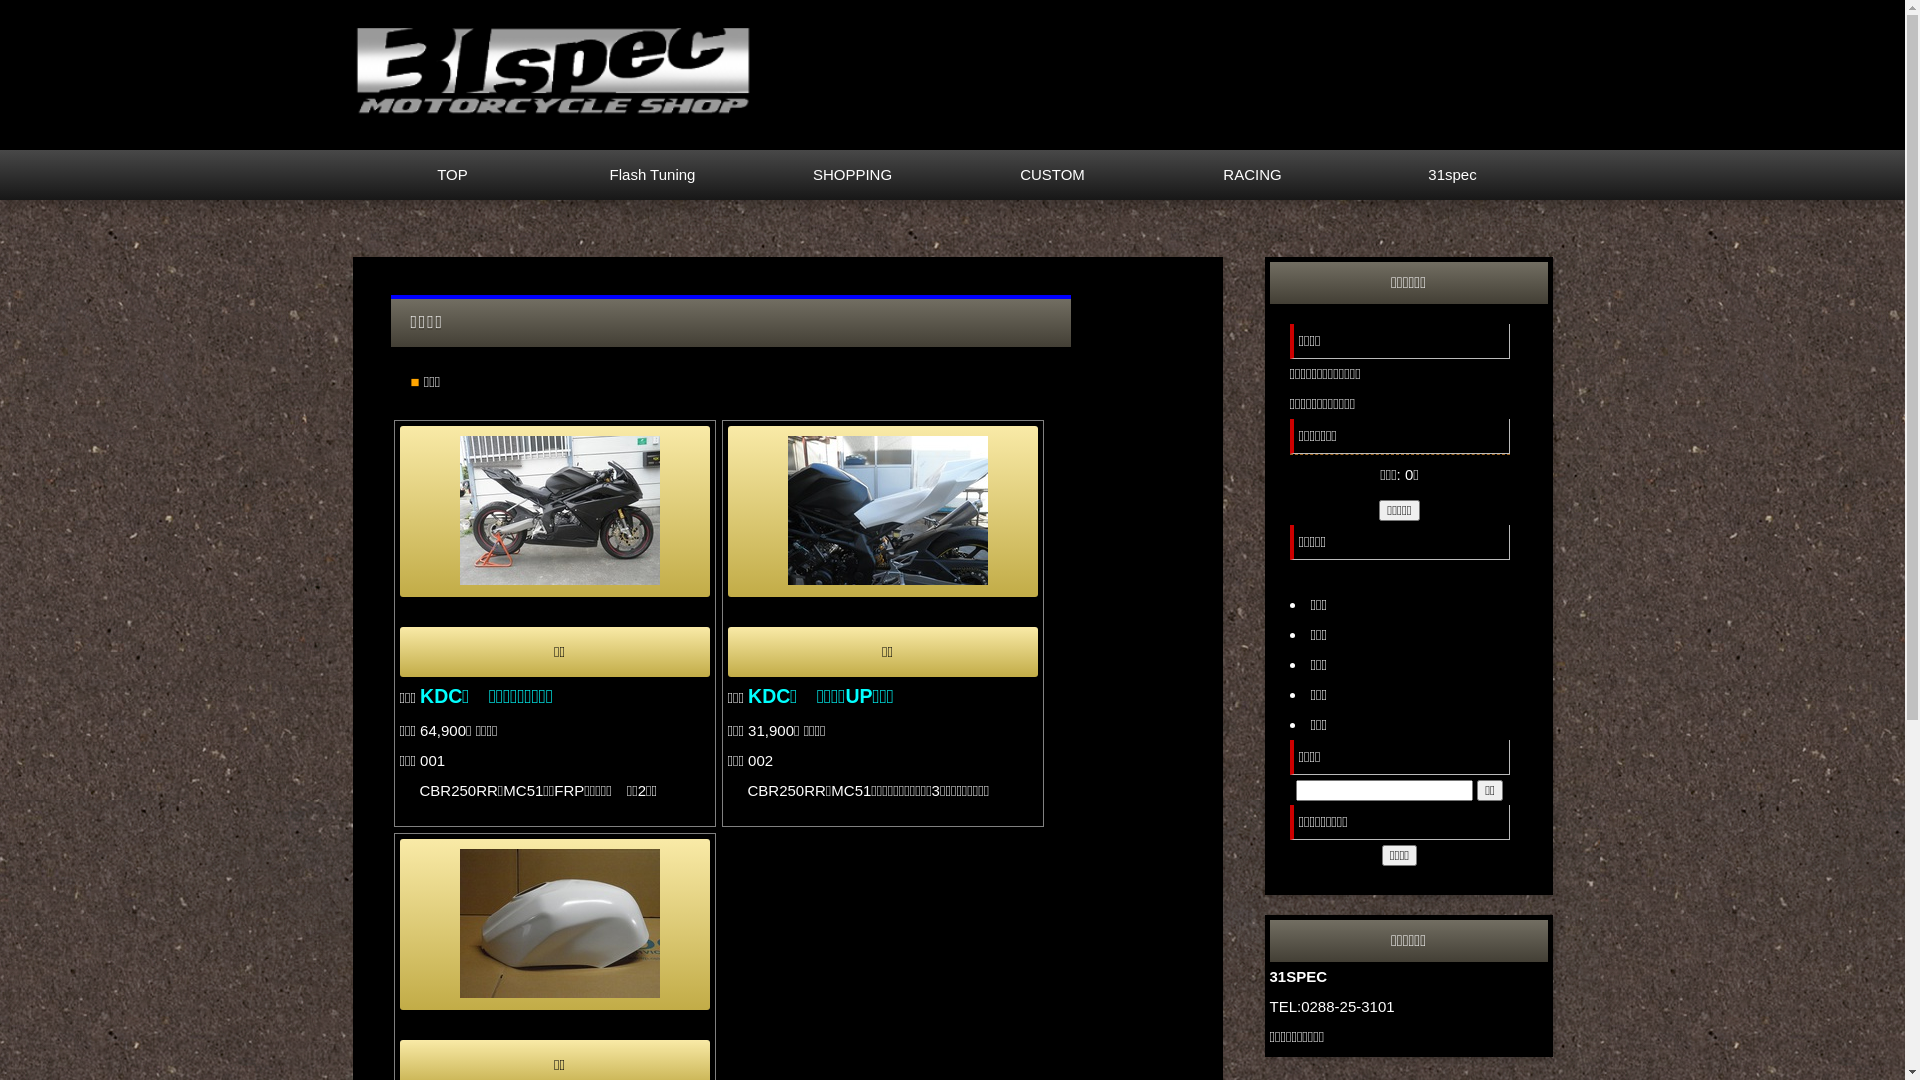 The width and height of the screenshot is (1920, 1080). What do you see at coordinates (652, 173) in the screenshot?
I see `'Flash Tuning'` at bounding box center [652, 173].